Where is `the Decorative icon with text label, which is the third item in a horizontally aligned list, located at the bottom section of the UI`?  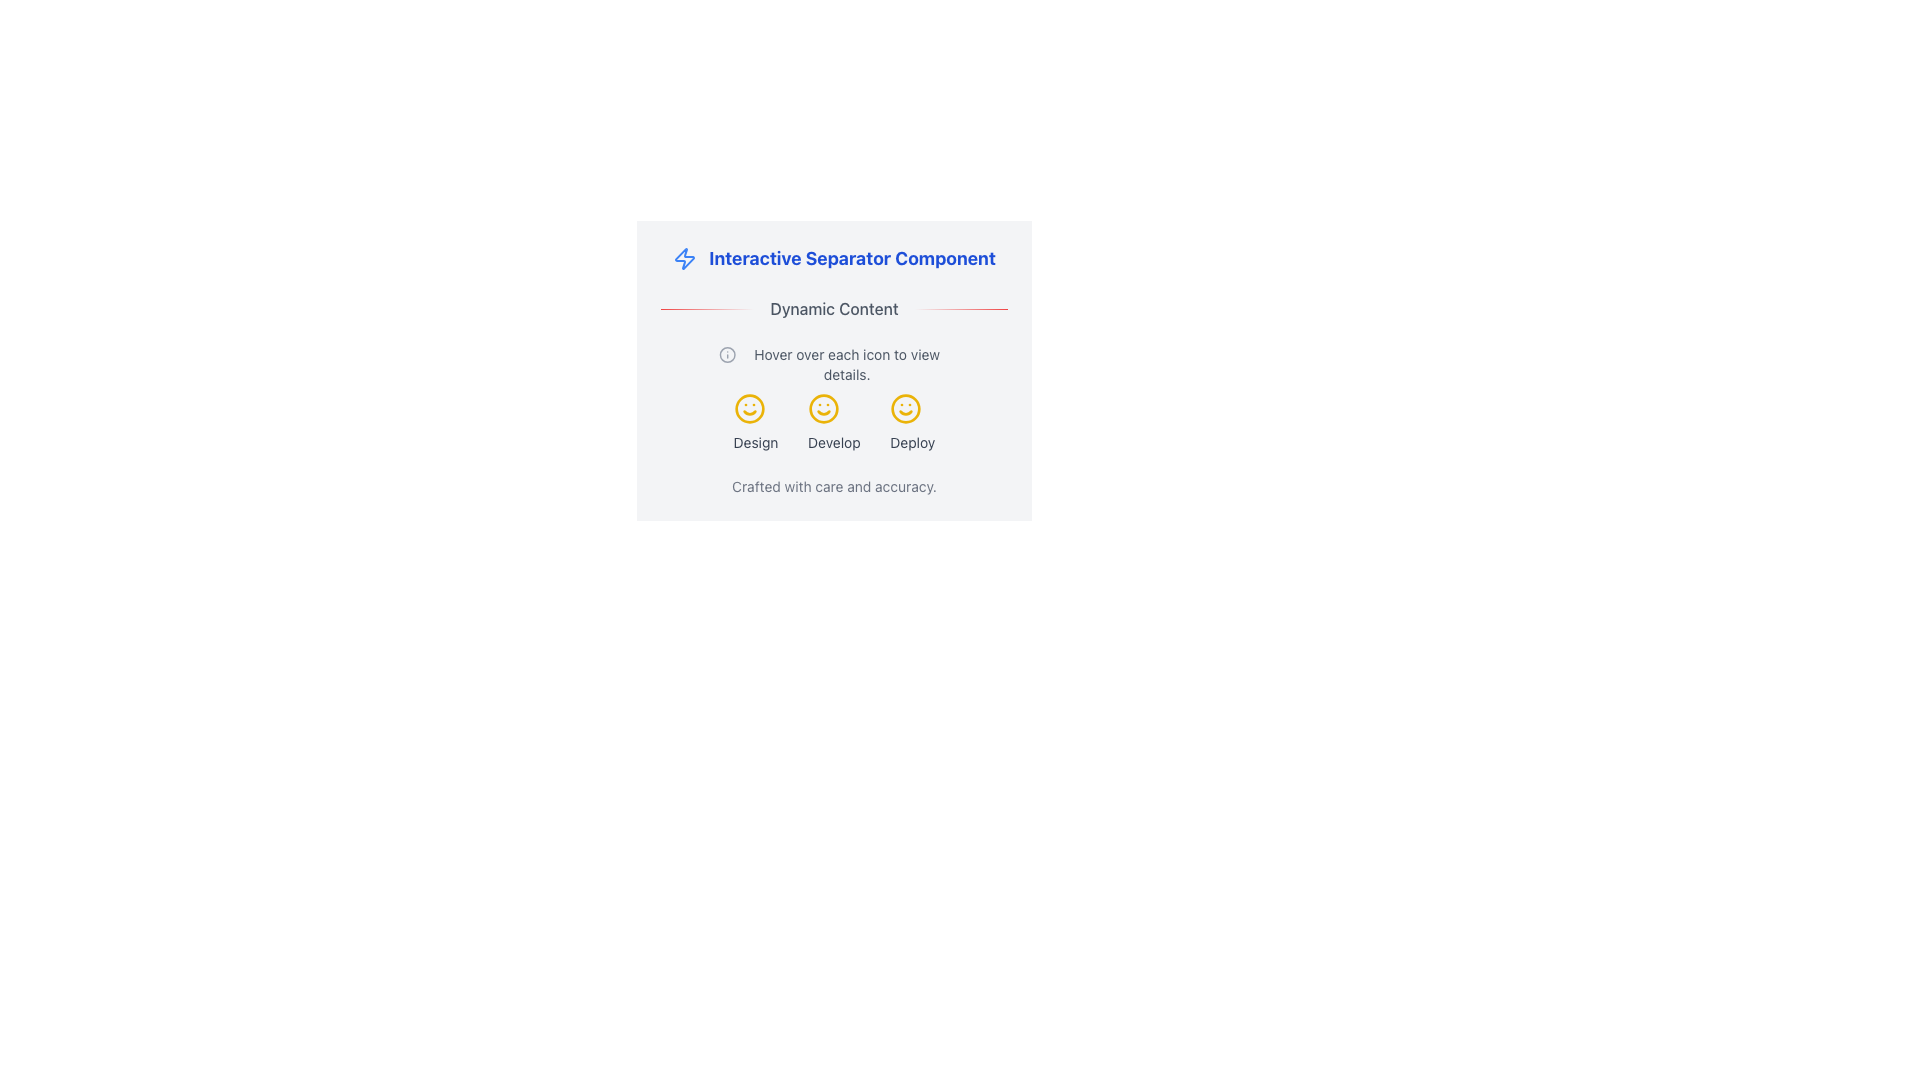 the Decorative icon with text label, which is the third item in a horizontally aligned list, located at the bottom section of the UI is located at coordinates (911, 422).